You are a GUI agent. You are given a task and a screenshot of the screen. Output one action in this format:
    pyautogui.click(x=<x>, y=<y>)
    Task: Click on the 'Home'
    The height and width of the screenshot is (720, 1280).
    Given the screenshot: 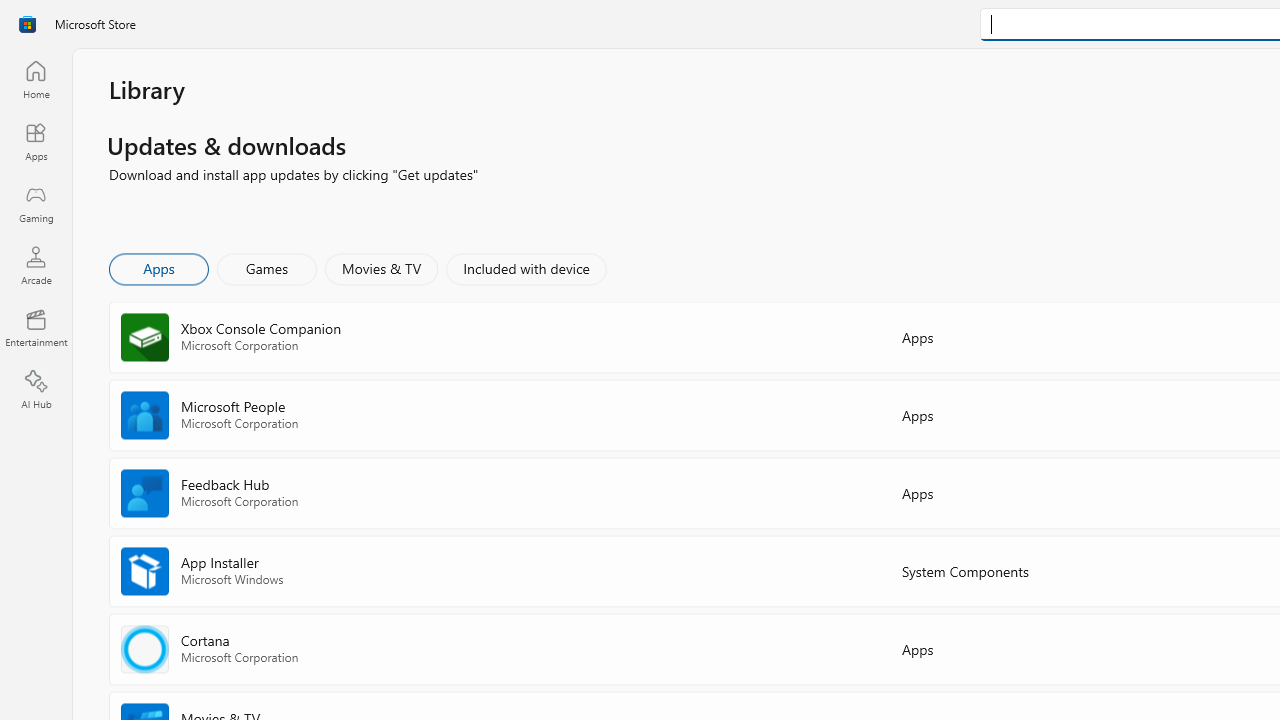 What is the action you would take?
    pyautogui.click(x=35, y=78)
    